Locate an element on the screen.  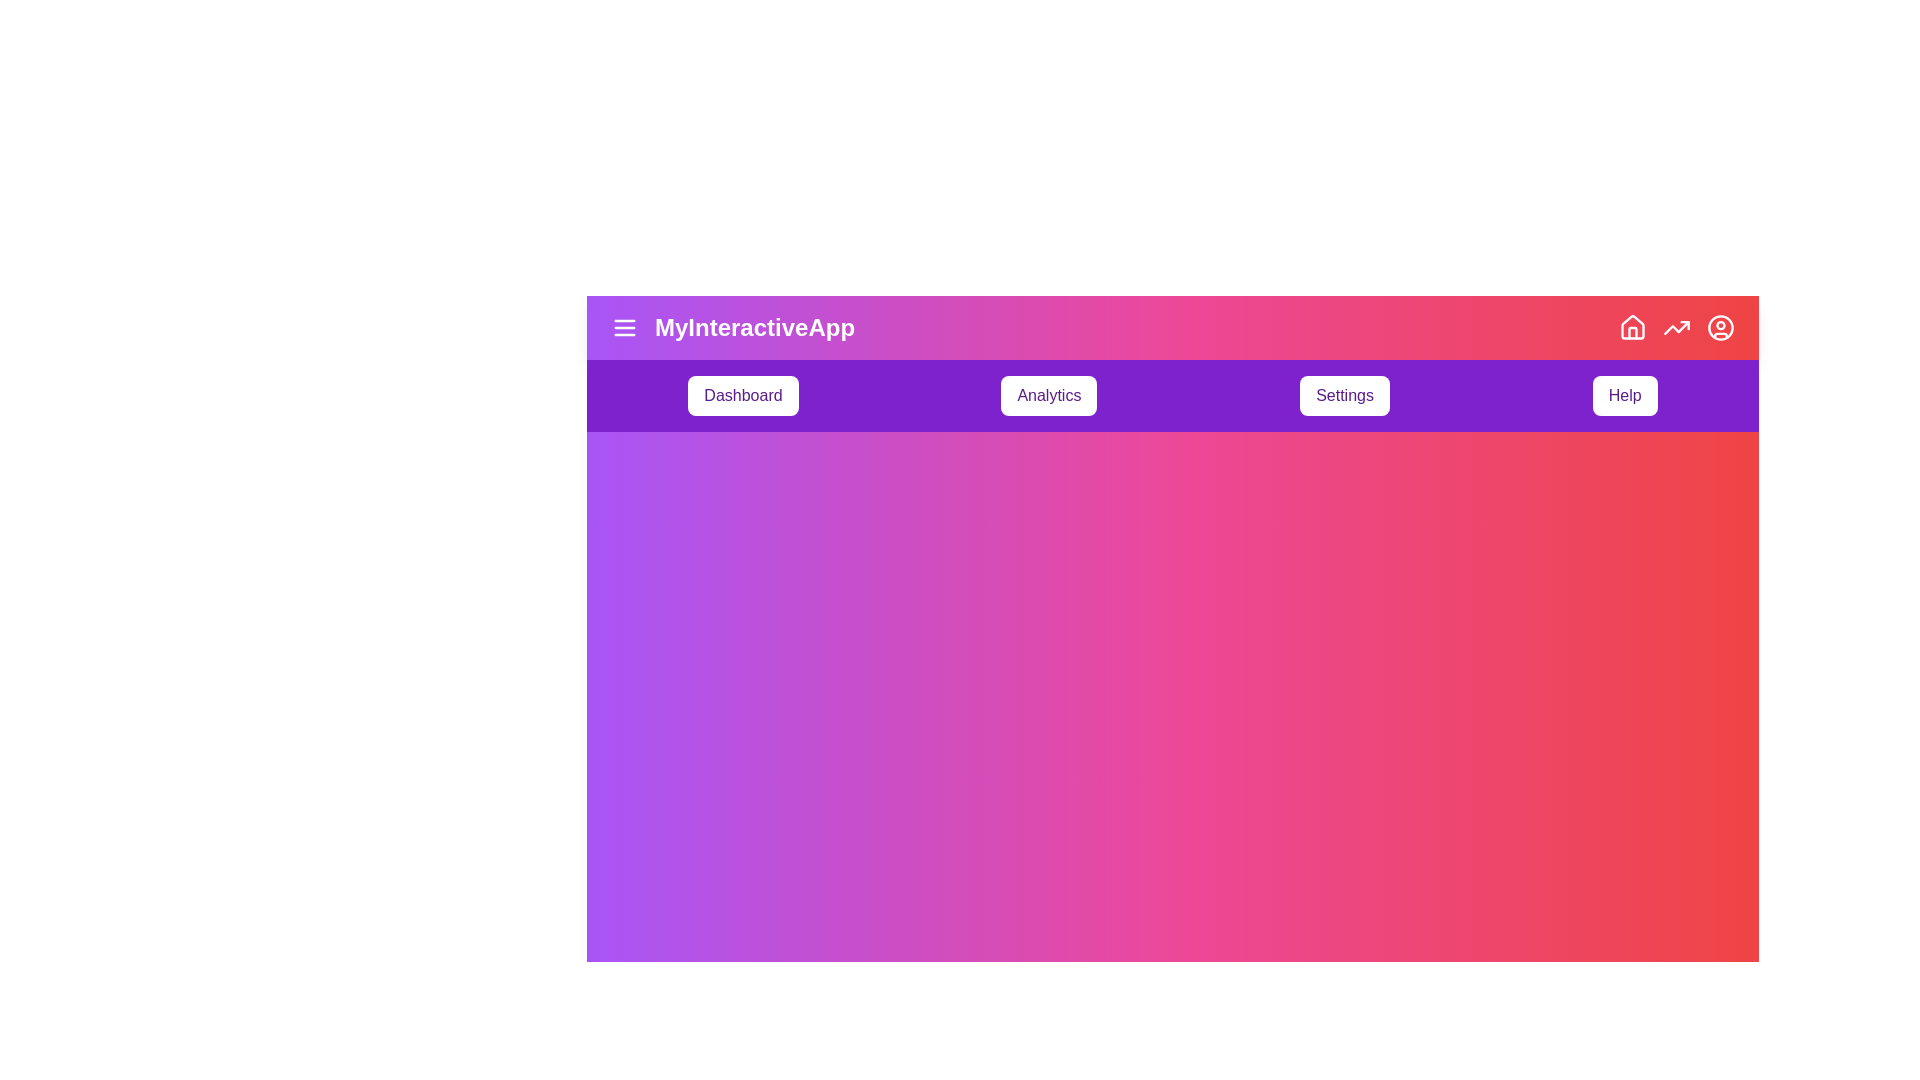
the application title 'MyInteractiveApp' is located at coordinates (732, 326).